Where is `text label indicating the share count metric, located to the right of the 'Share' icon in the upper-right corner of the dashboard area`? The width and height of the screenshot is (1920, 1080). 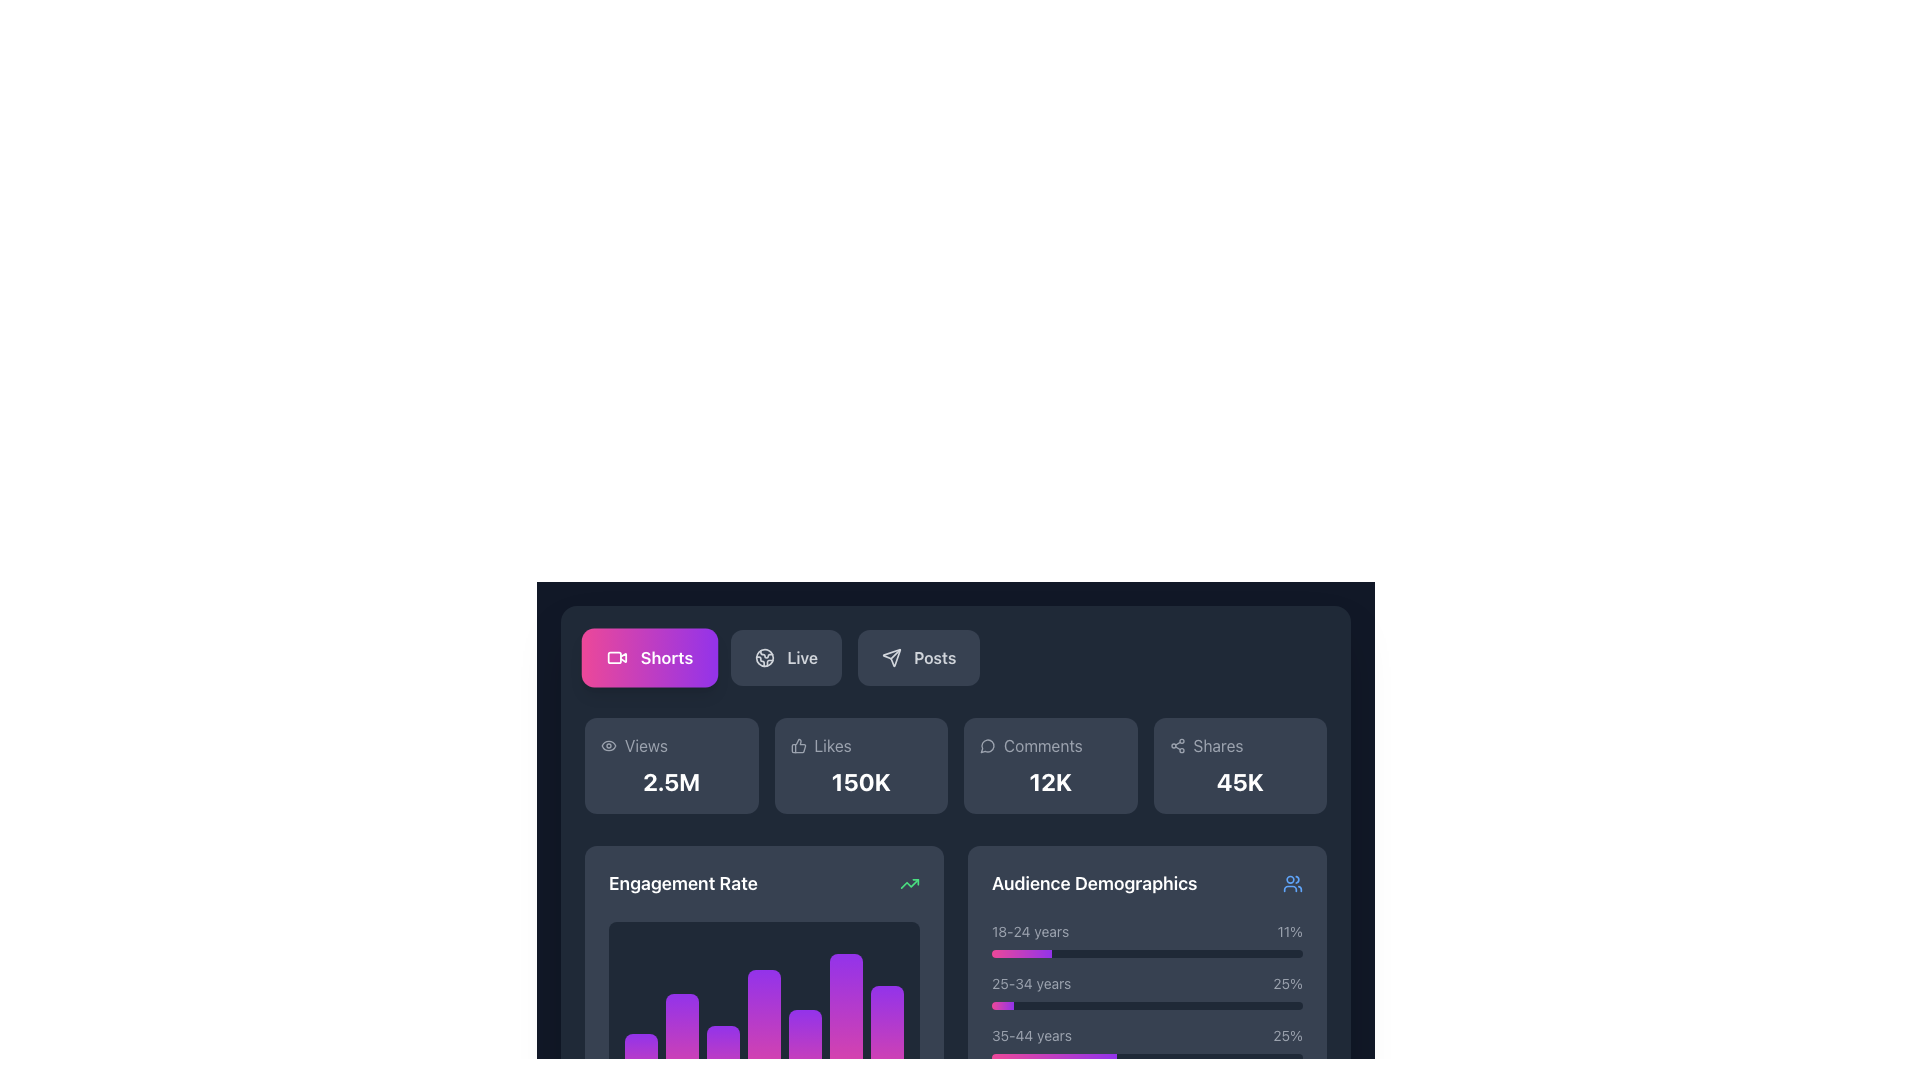
text label indicating the share count metric, located to the right of the 'Share' icon in the upper-right corner of the dashboard area is located at coordinates (1217, 745).